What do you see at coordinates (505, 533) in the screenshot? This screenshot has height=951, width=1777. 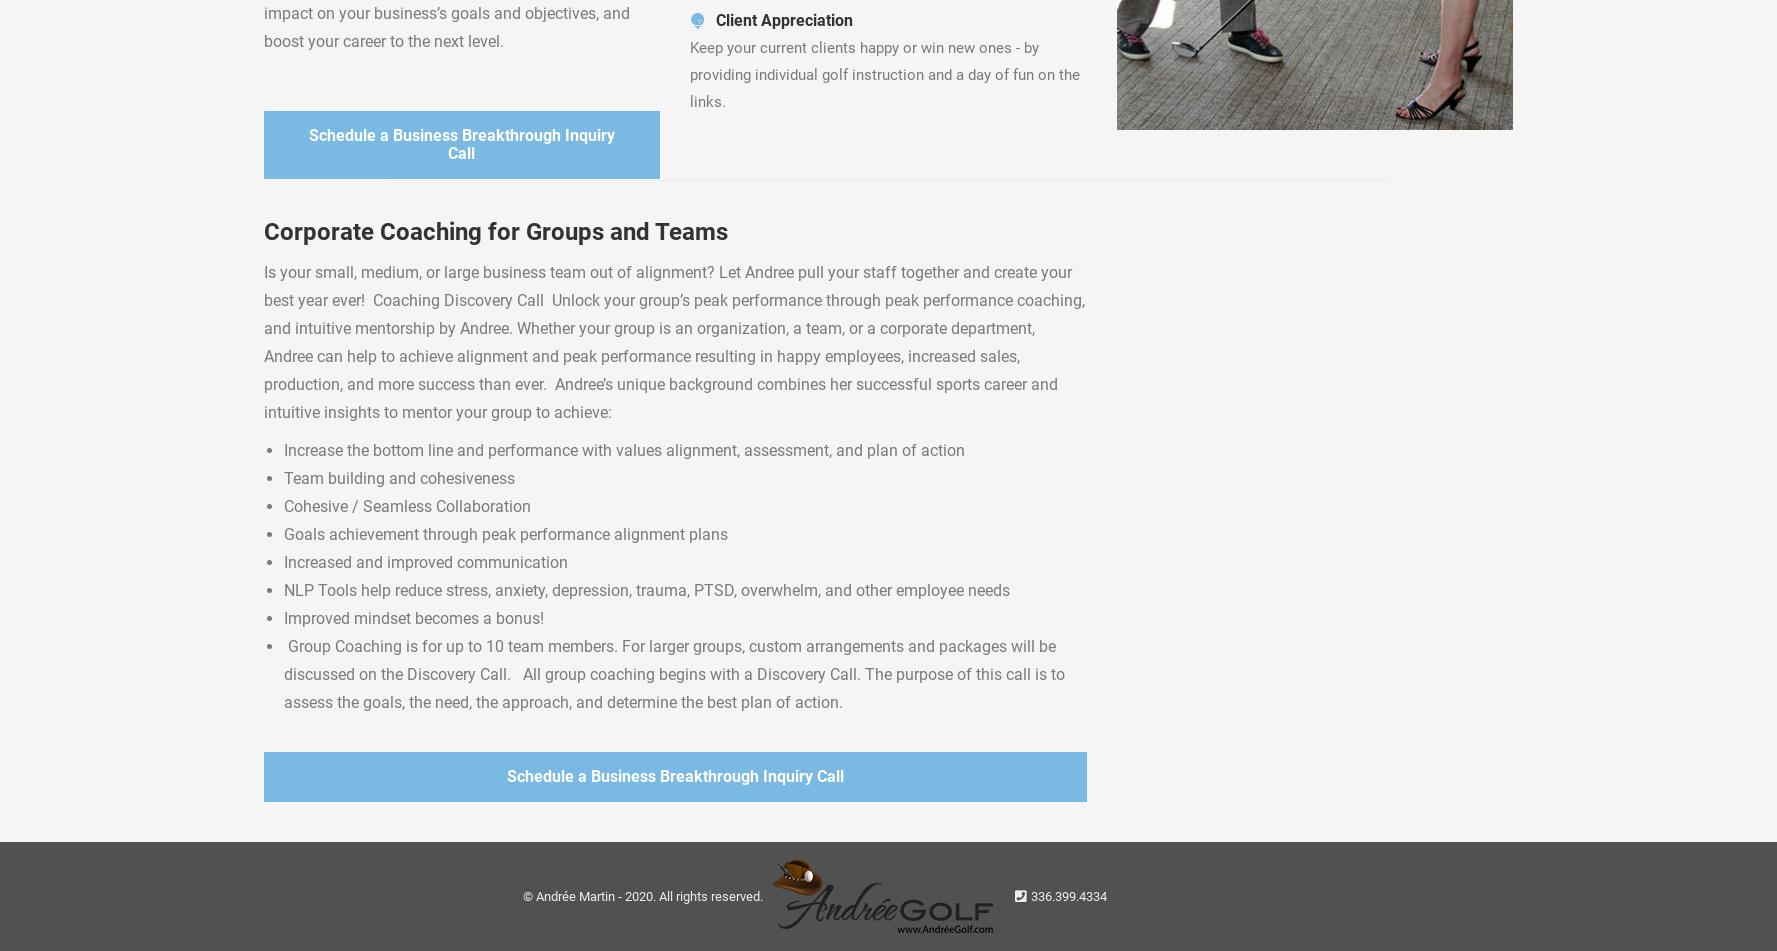 I see `'Goals achievement through peak performance alignment plans'` at bounding box center [505, 533].